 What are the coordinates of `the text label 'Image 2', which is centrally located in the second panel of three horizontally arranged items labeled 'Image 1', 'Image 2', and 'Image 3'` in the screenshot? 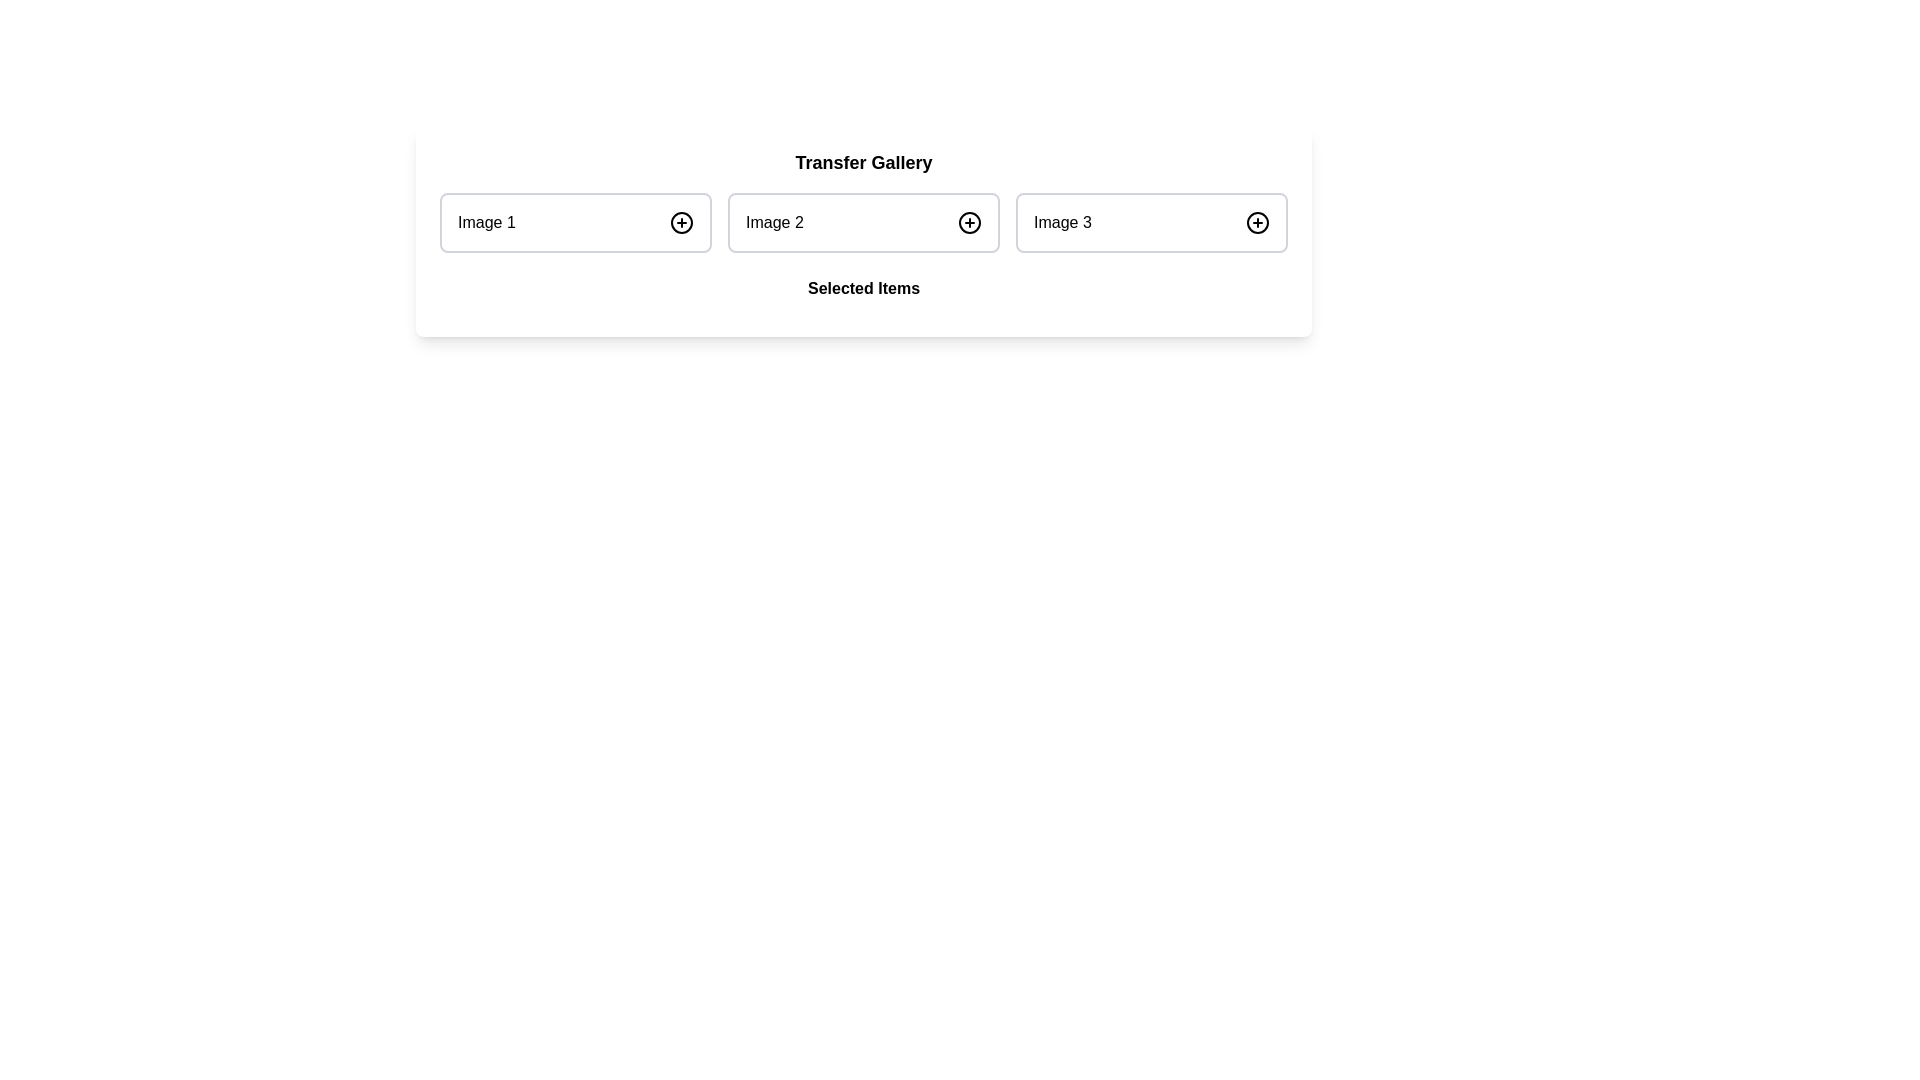 It's located at (773, 223).